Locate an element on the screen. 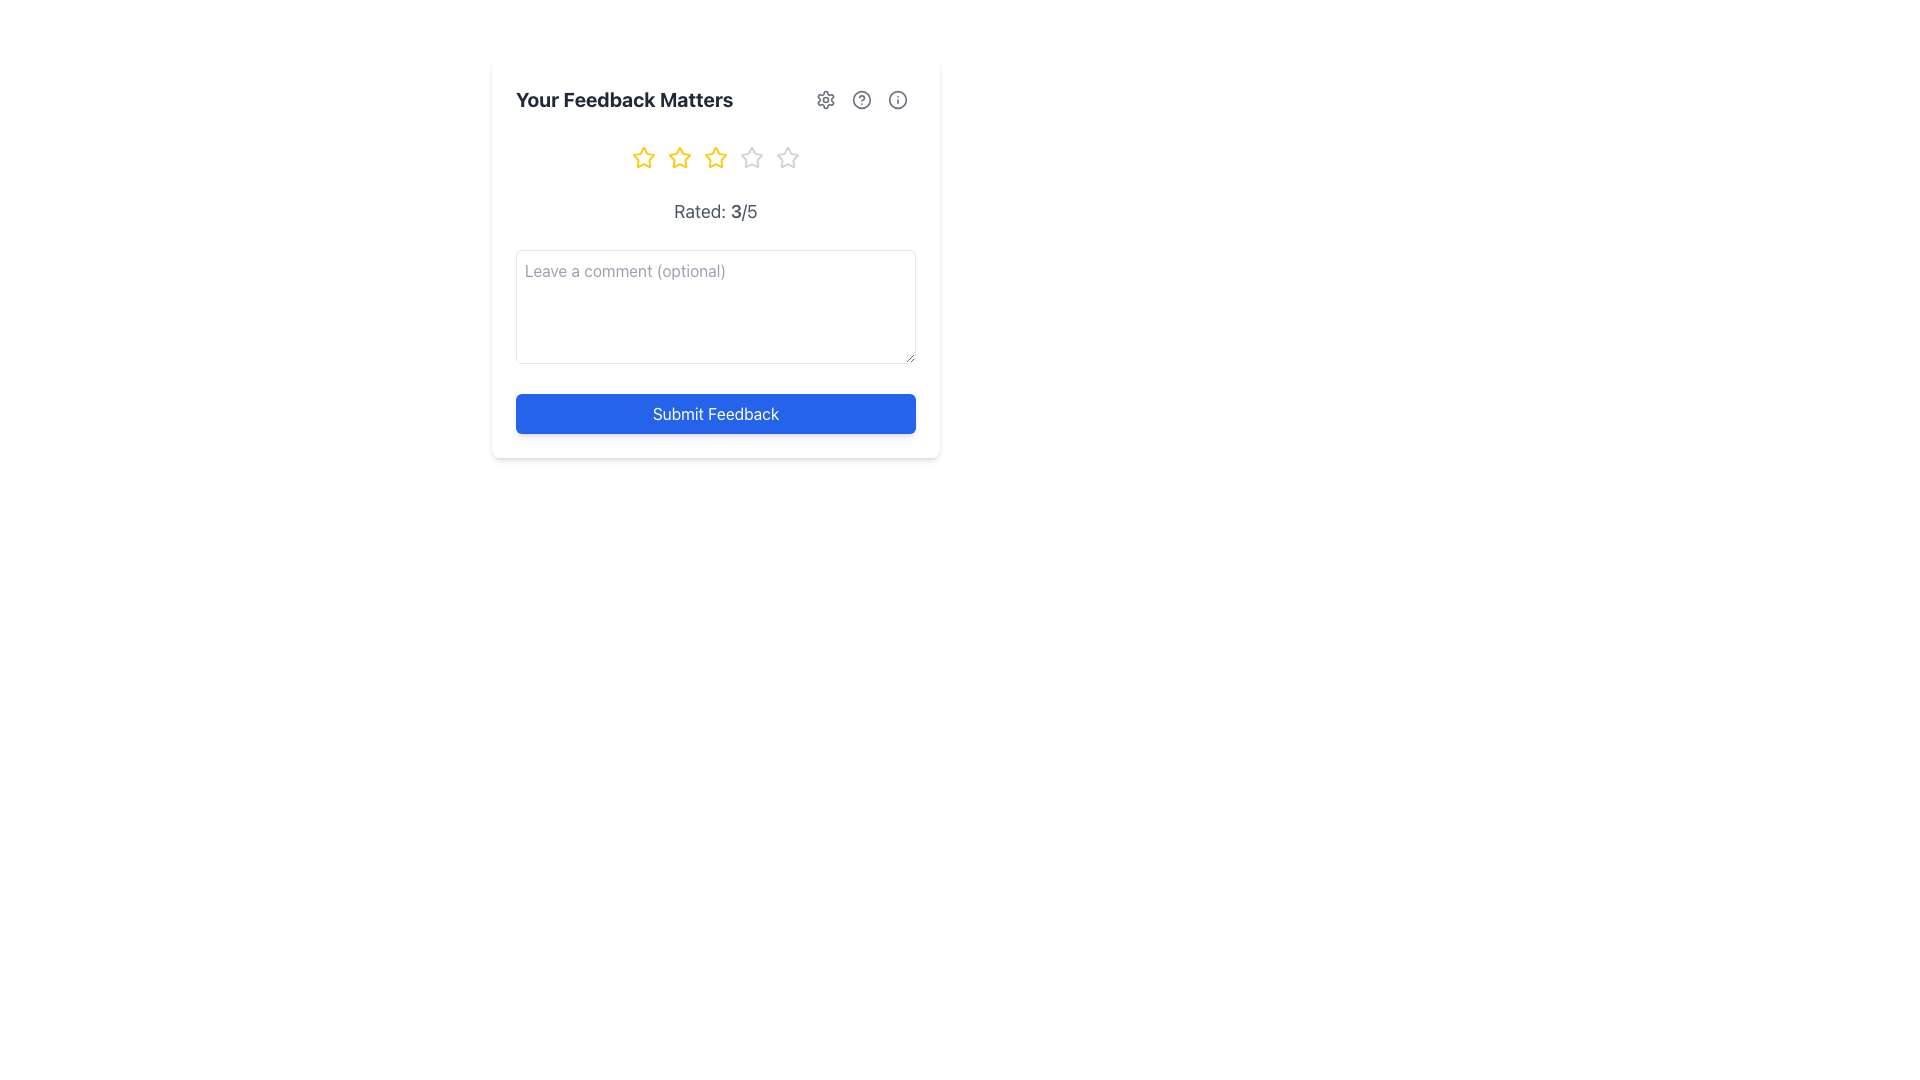  the first yellow hollow star icon in the rating component is located at coordinates (643, 156).